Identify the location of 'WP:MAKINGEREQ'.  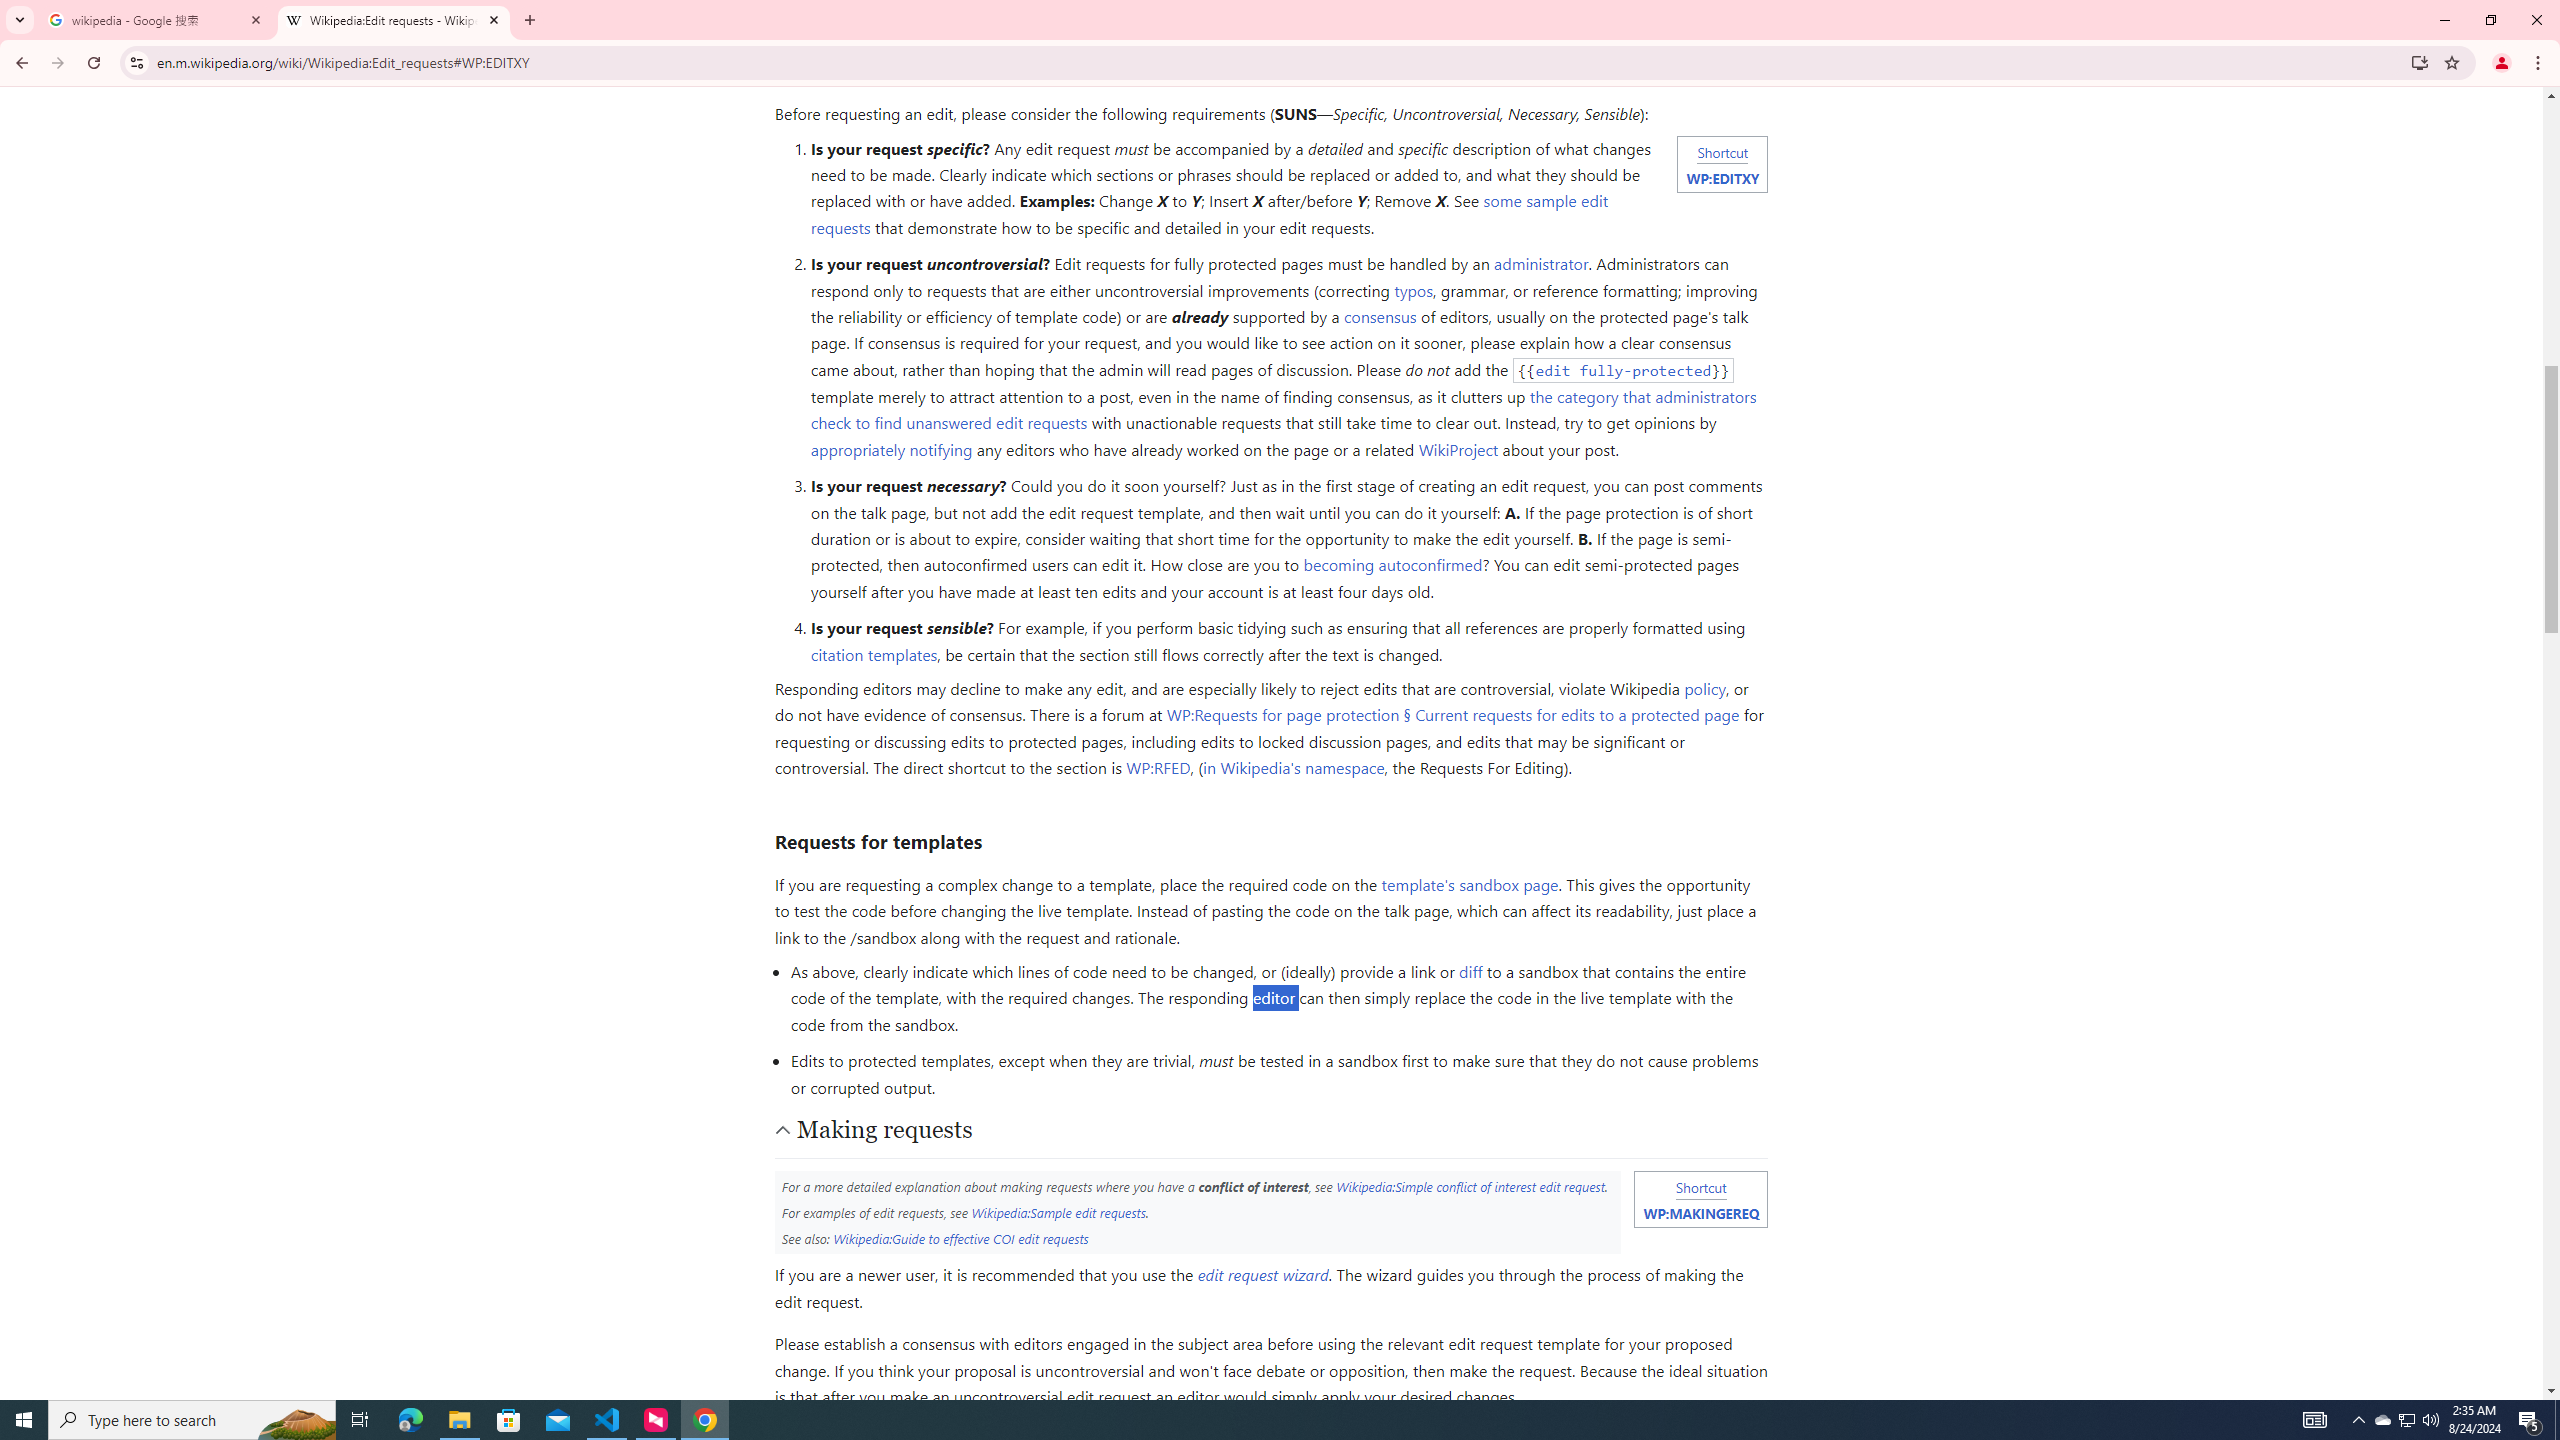
(1700, 1213).